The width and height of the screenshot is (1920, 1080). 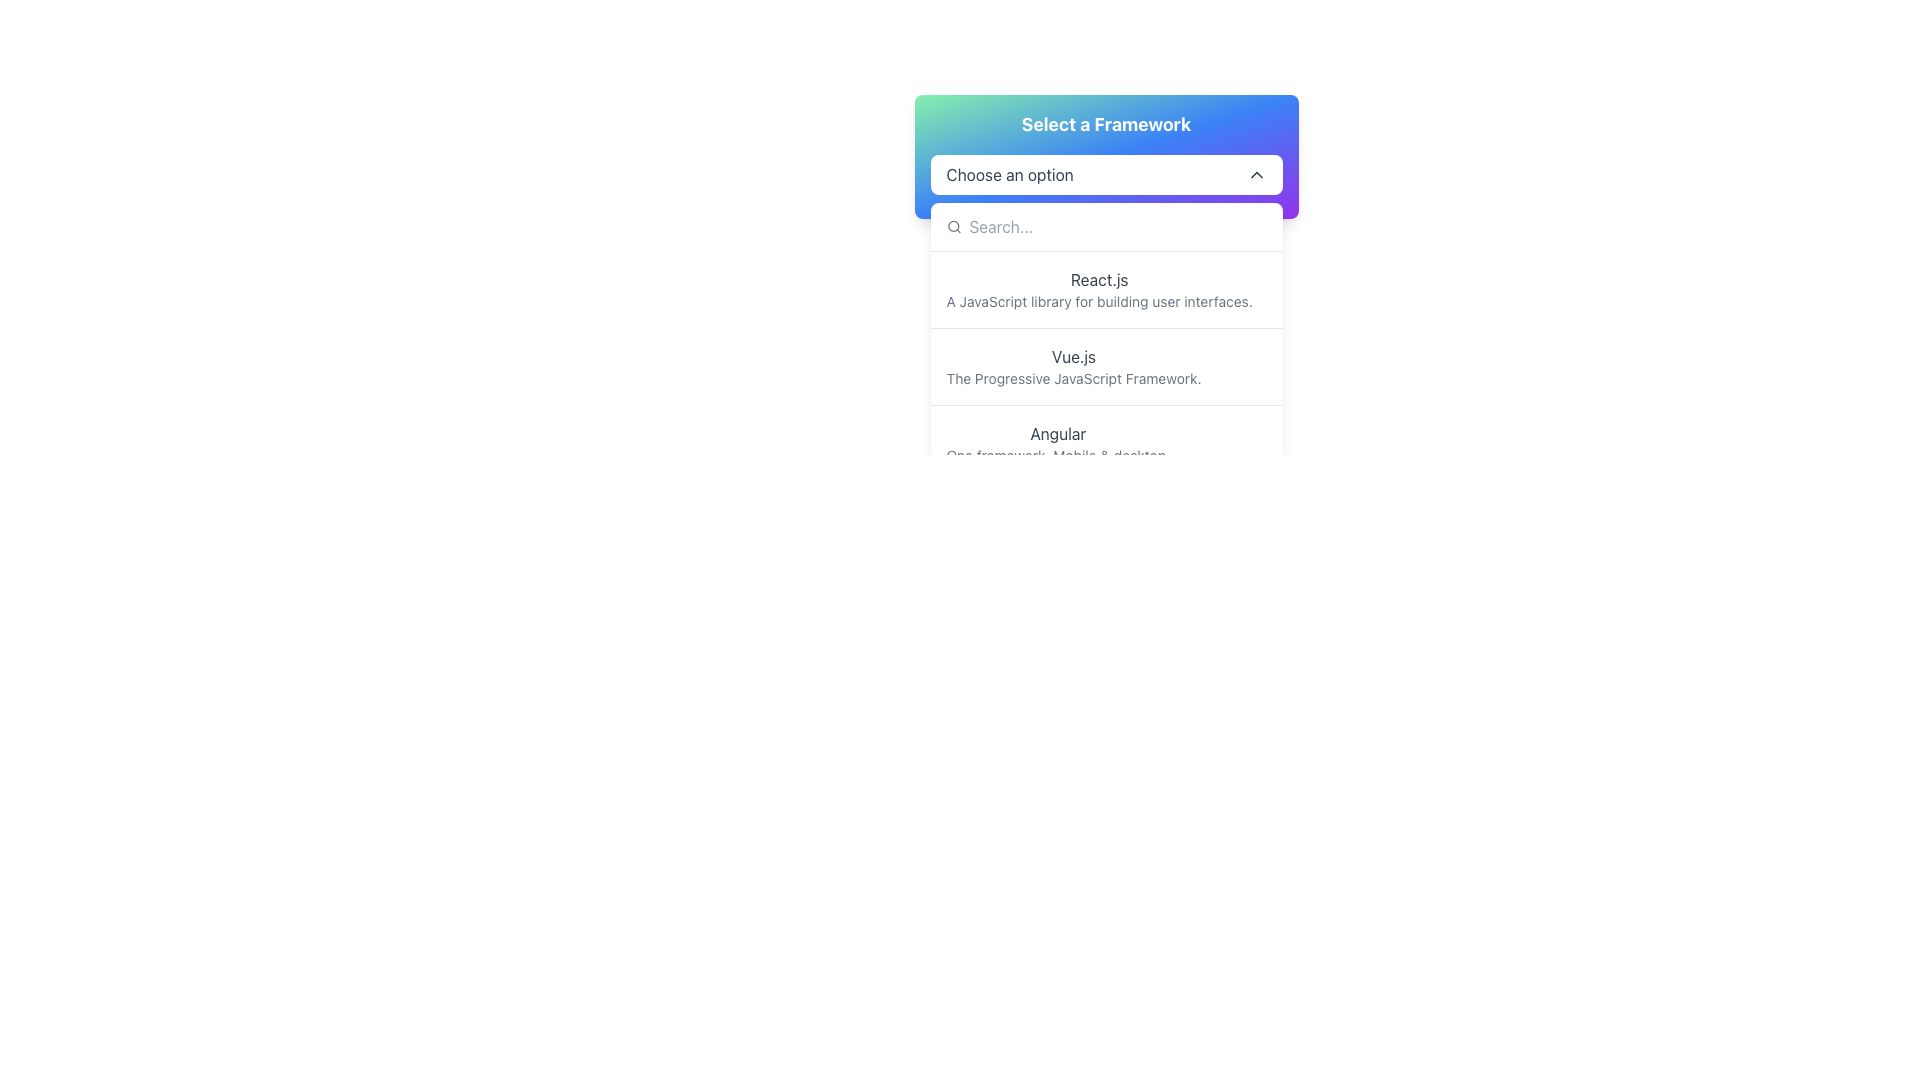 I want to click on the first option in the dropdown menu that displays 'React.js' in bold with a description 'A JavaScript library for building user interfaces.', so click(x=1098, y=289).